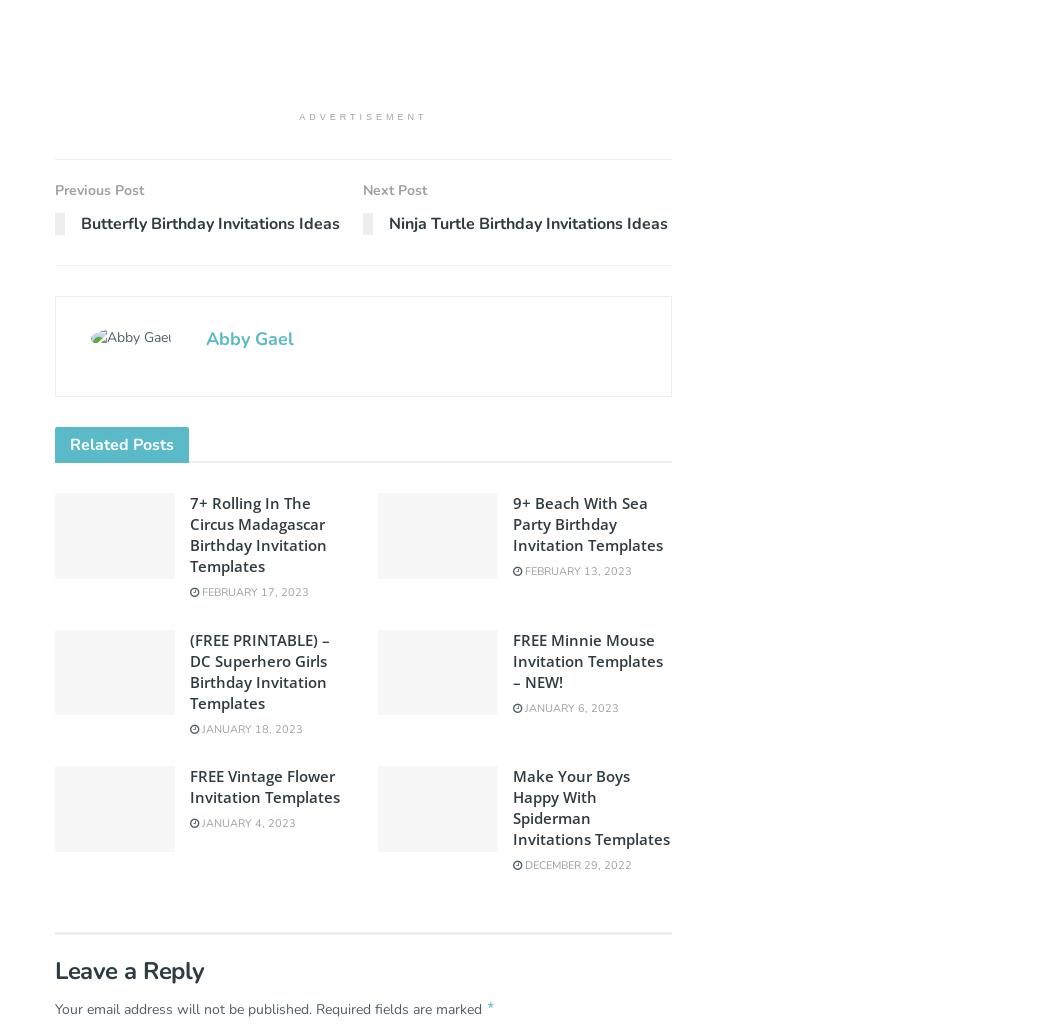 Image resolution: width=1050 pixels, height=1024 pixels. Describe the element at coordinates (489, 1008) in the screenshot. I see `'*'` at that location.